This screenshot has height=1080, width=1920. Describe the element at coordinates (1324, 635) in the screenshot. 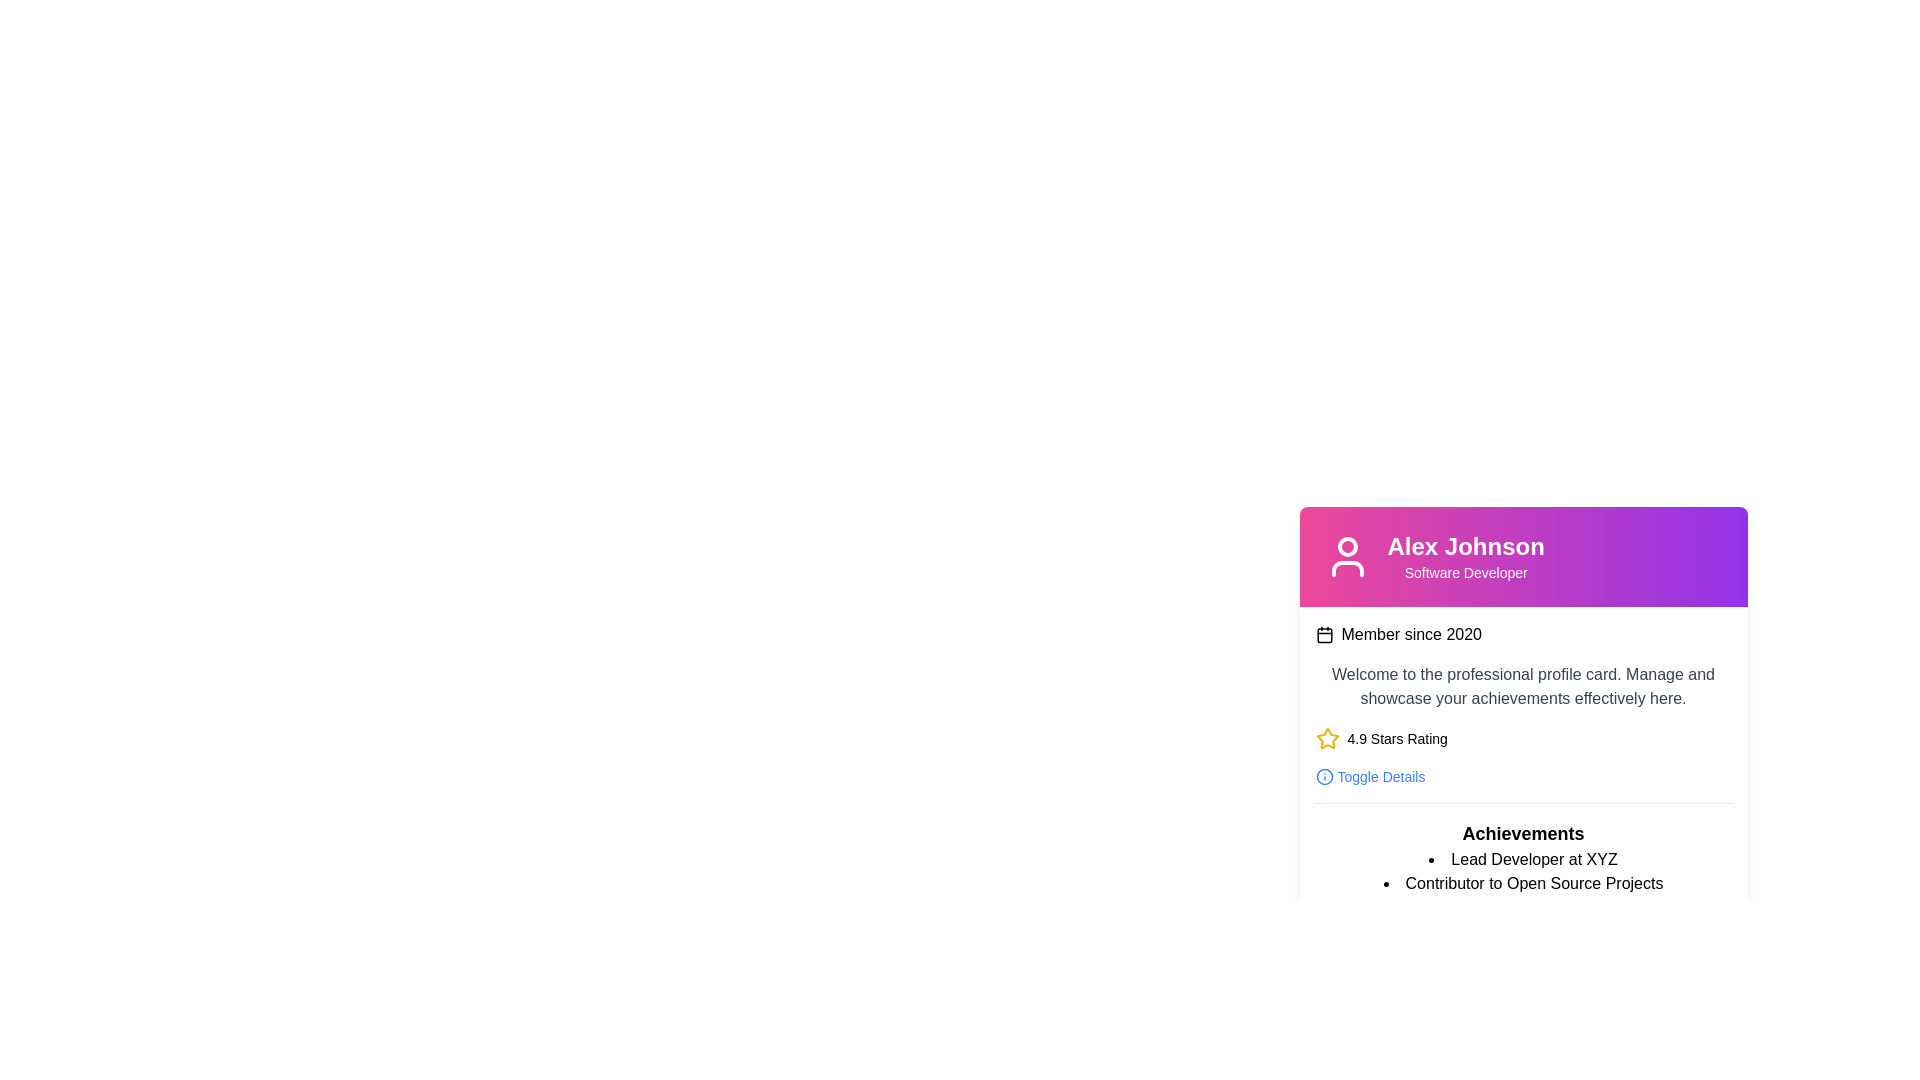

I see `the rounded rectangle SVG graphic that represents a part of the calendar icon by focusing on its central area` at that location.